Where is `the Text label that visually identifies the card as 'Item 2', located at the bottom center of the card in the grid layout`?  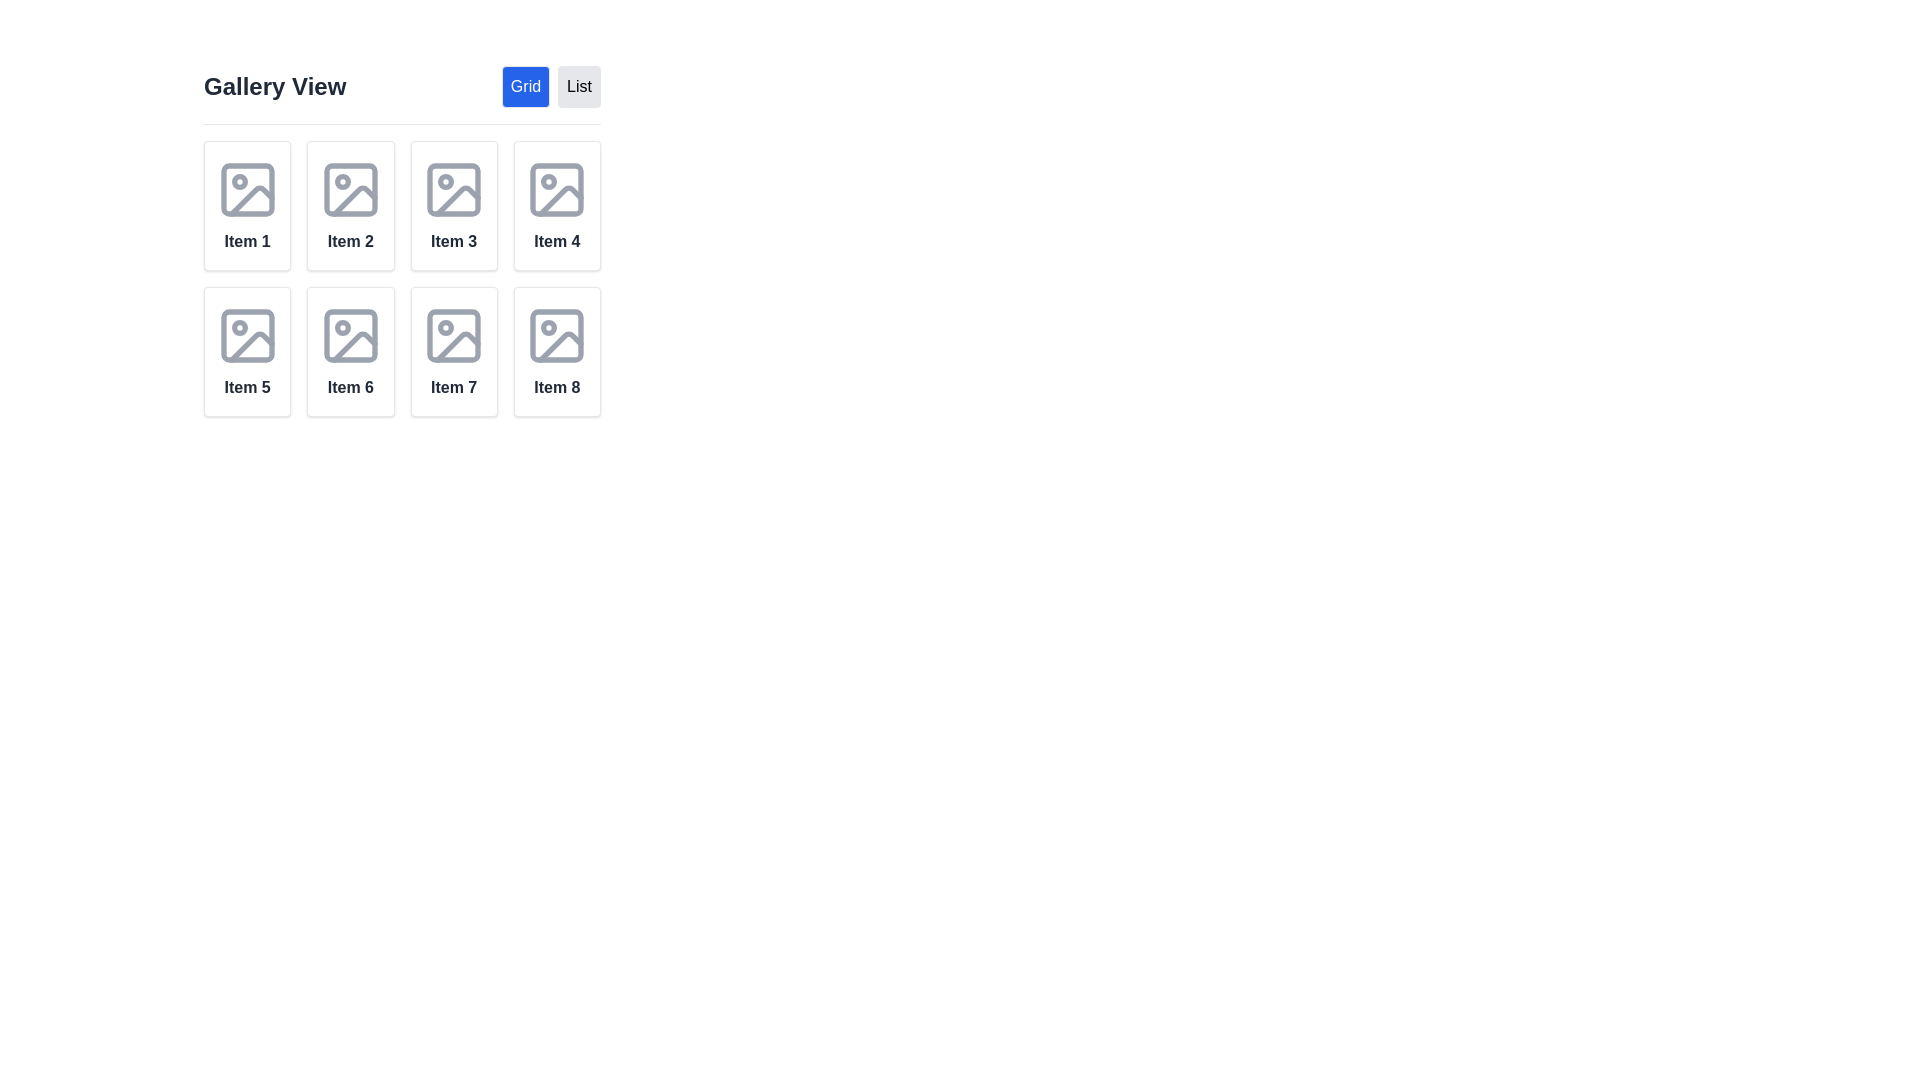 the Text label that visually identifies the card as 'Item 2', located at the bottom center of the card in the grid layout is located at coordinates (350, 241).